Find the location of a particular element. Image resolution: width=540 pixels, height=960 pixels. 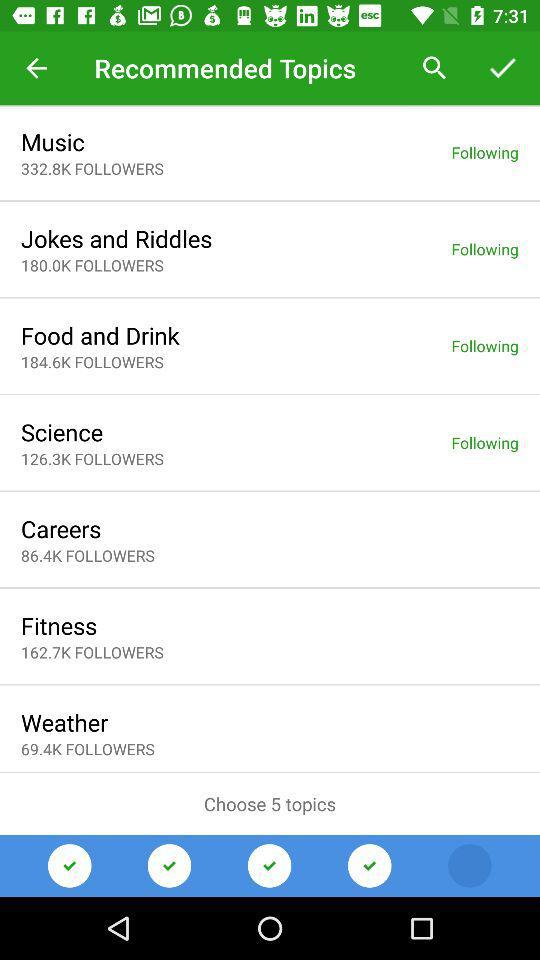

the icon to the left of recommended topics app is located at coordinates (36, 68).